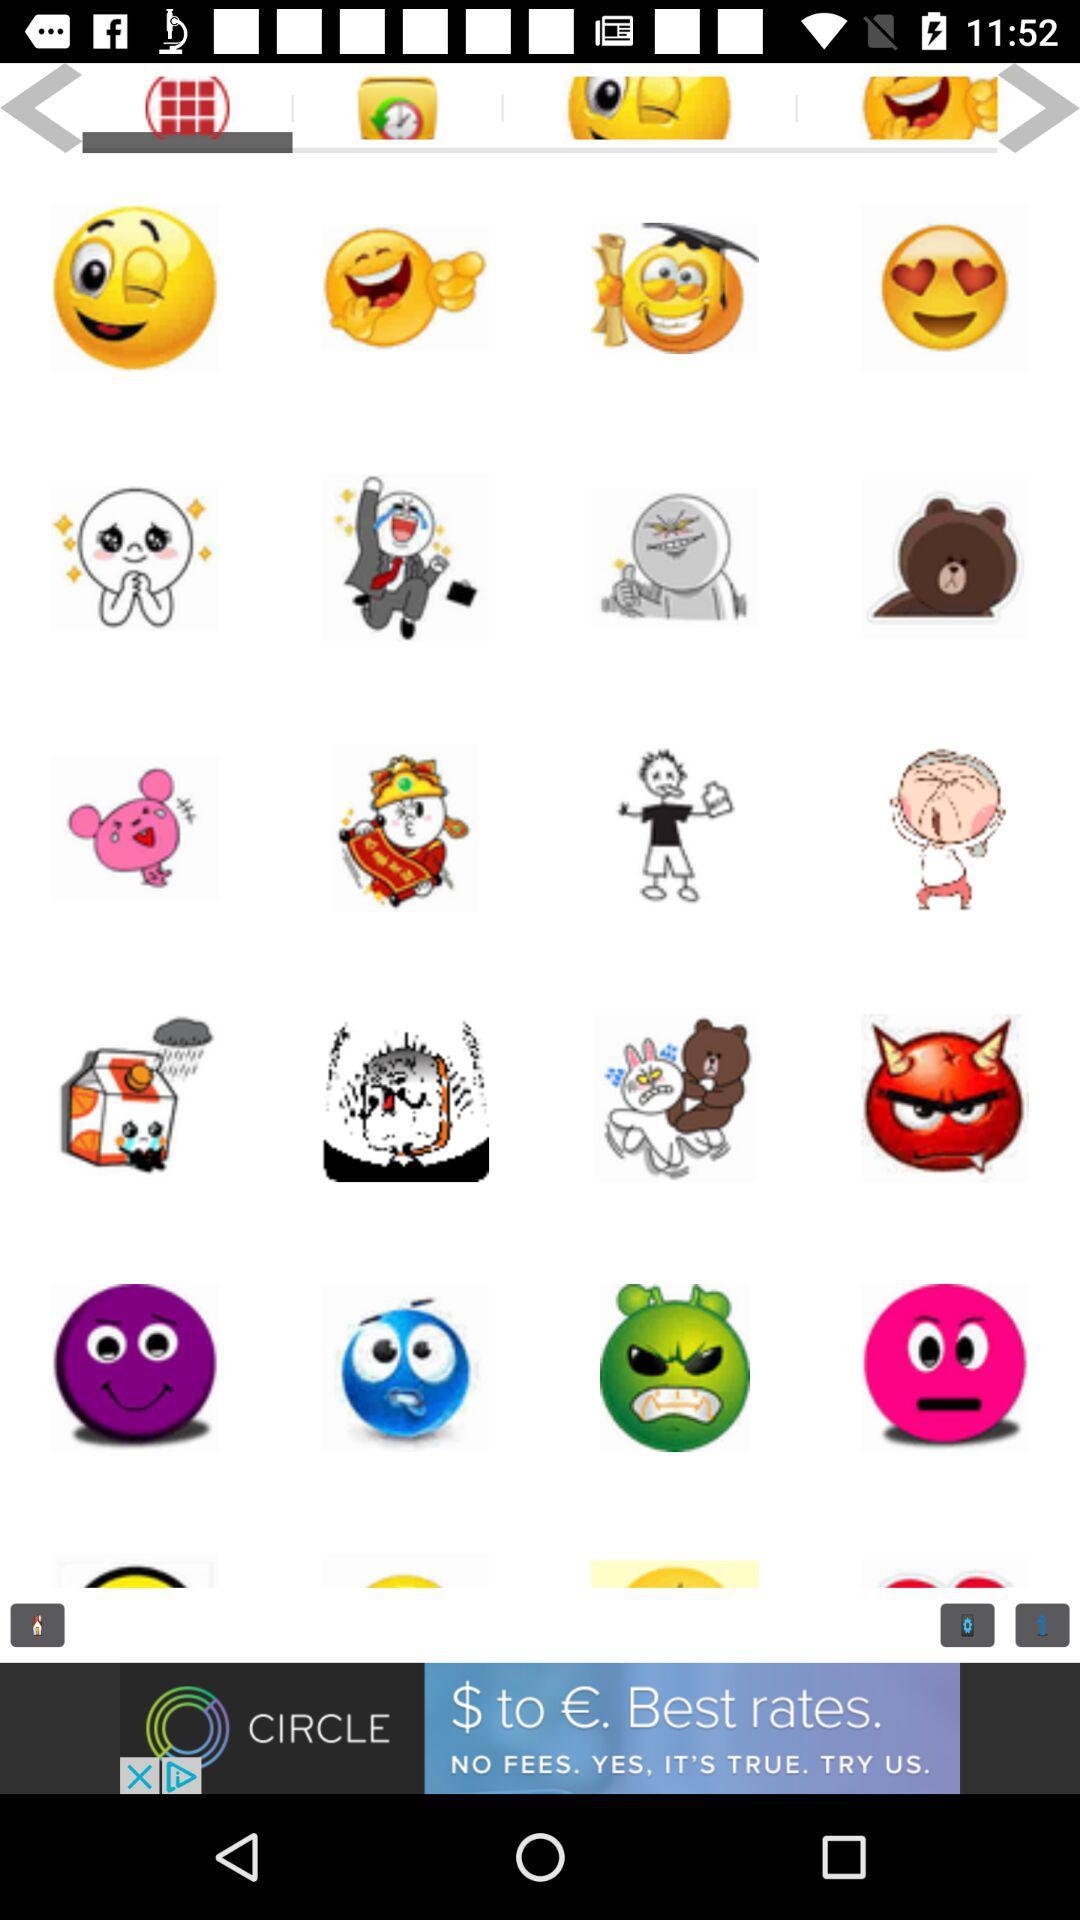 This screenshot has width=1080, height=1920. I want to click on sticker, so click(675, 287).